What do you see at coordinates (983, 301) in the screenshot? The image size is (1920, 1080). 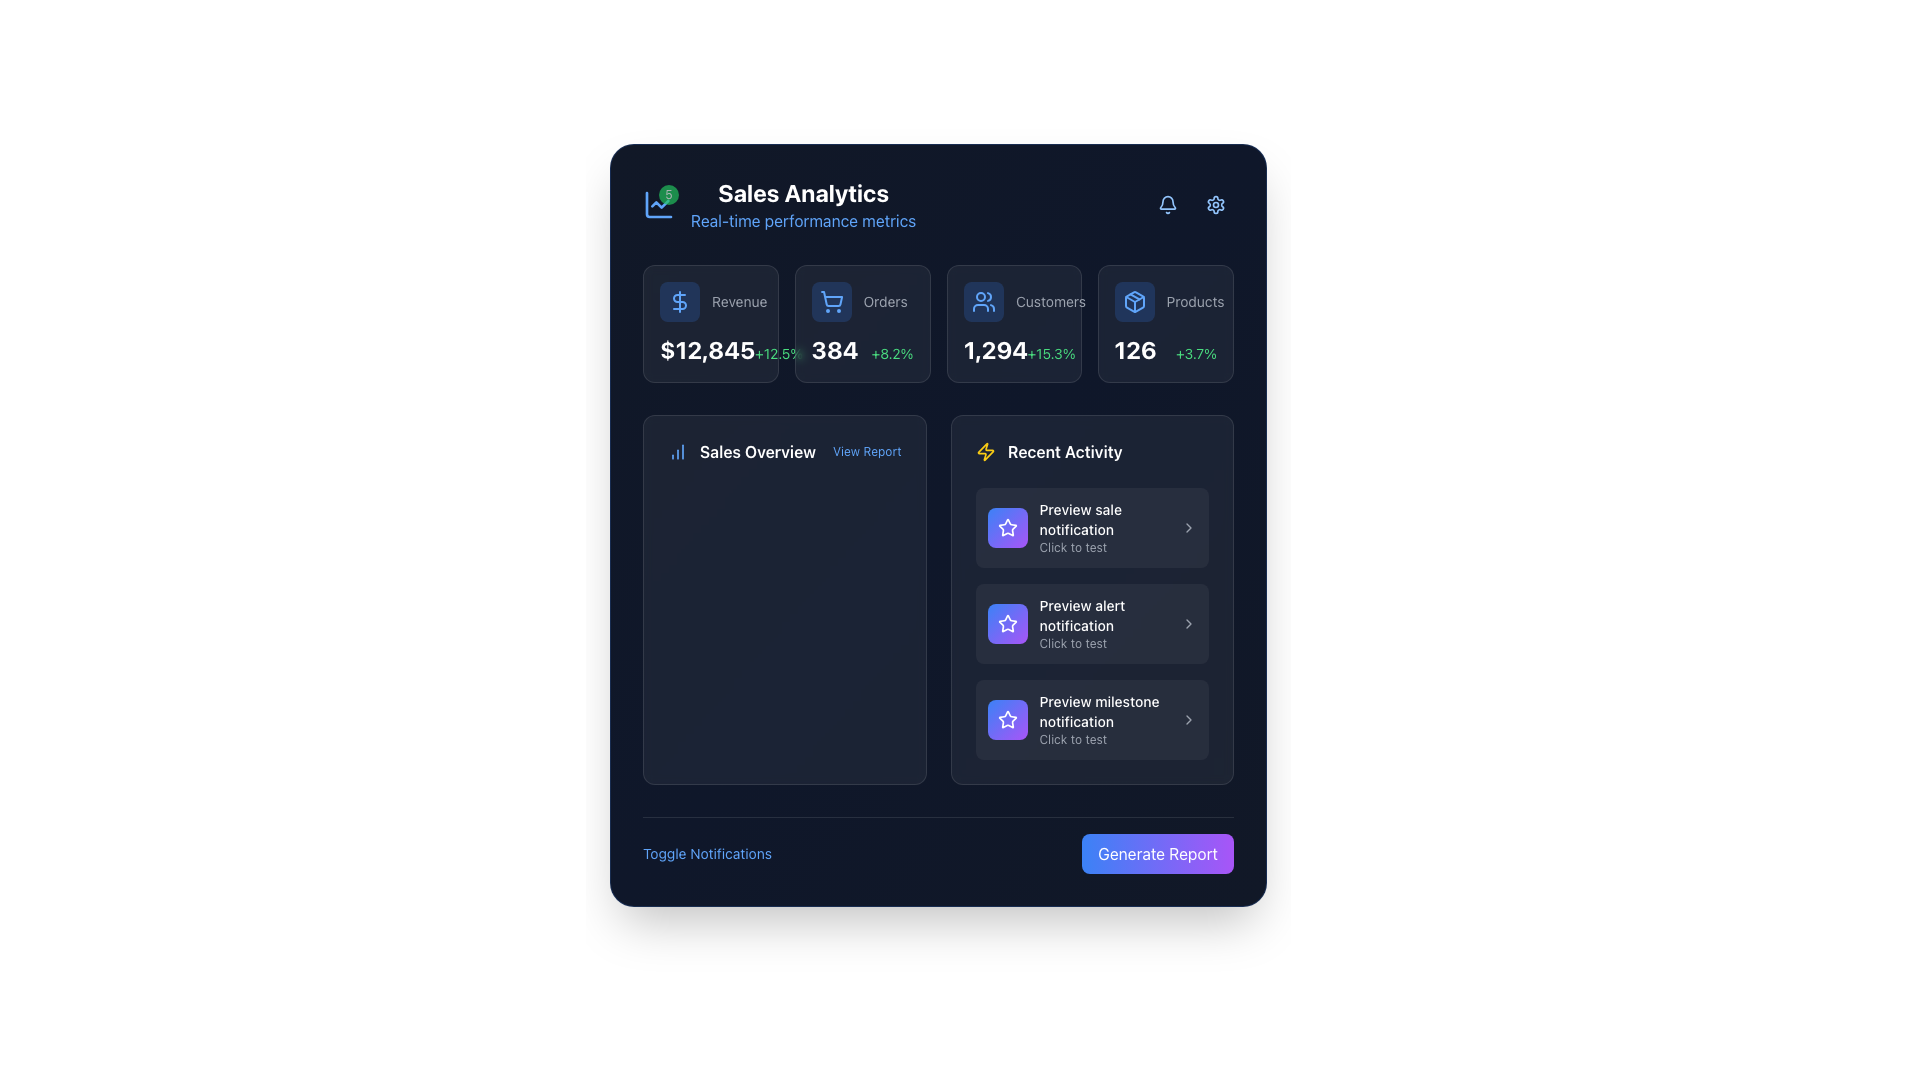 I see `the 'Customers' icon` at bounding box center [983, 301].